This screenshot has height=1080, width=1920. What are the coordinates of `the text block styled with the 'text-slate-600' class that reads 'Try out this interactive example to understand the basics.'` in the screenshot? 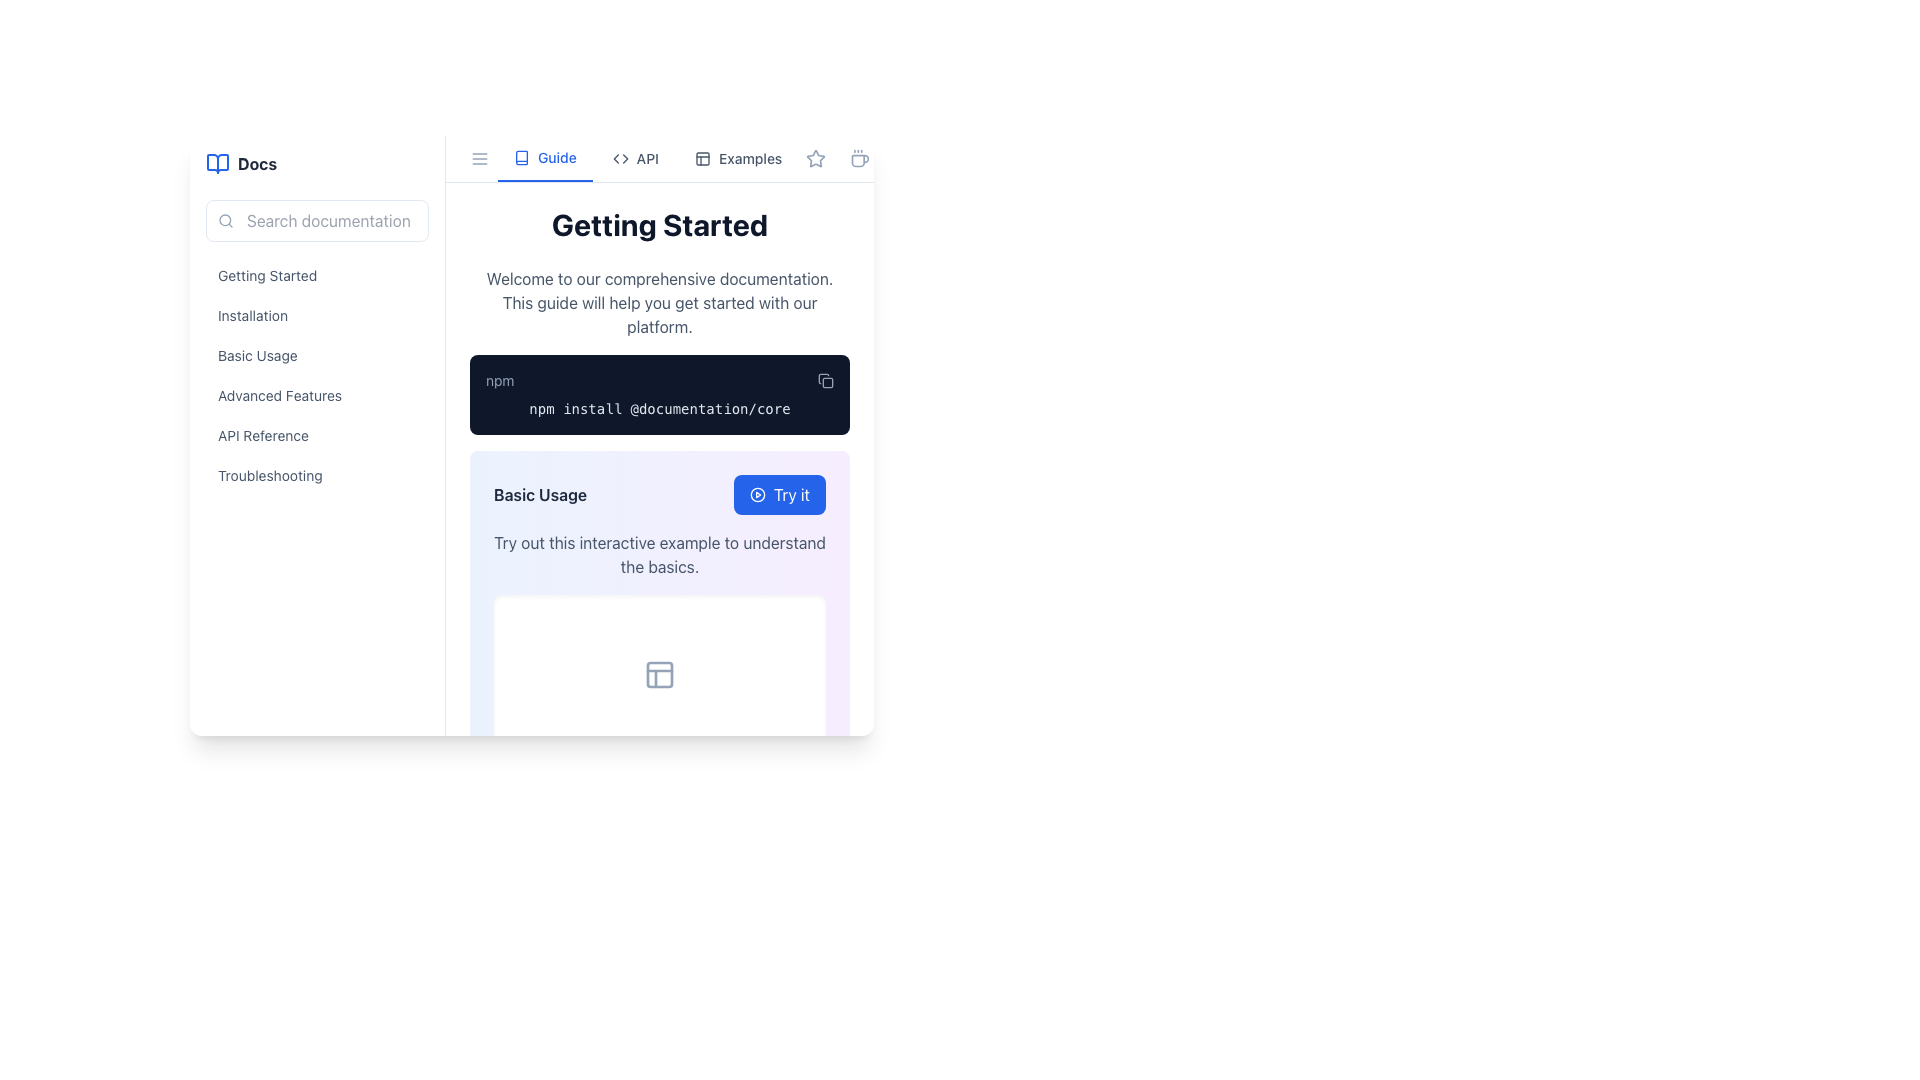 It's located at (660, 555).